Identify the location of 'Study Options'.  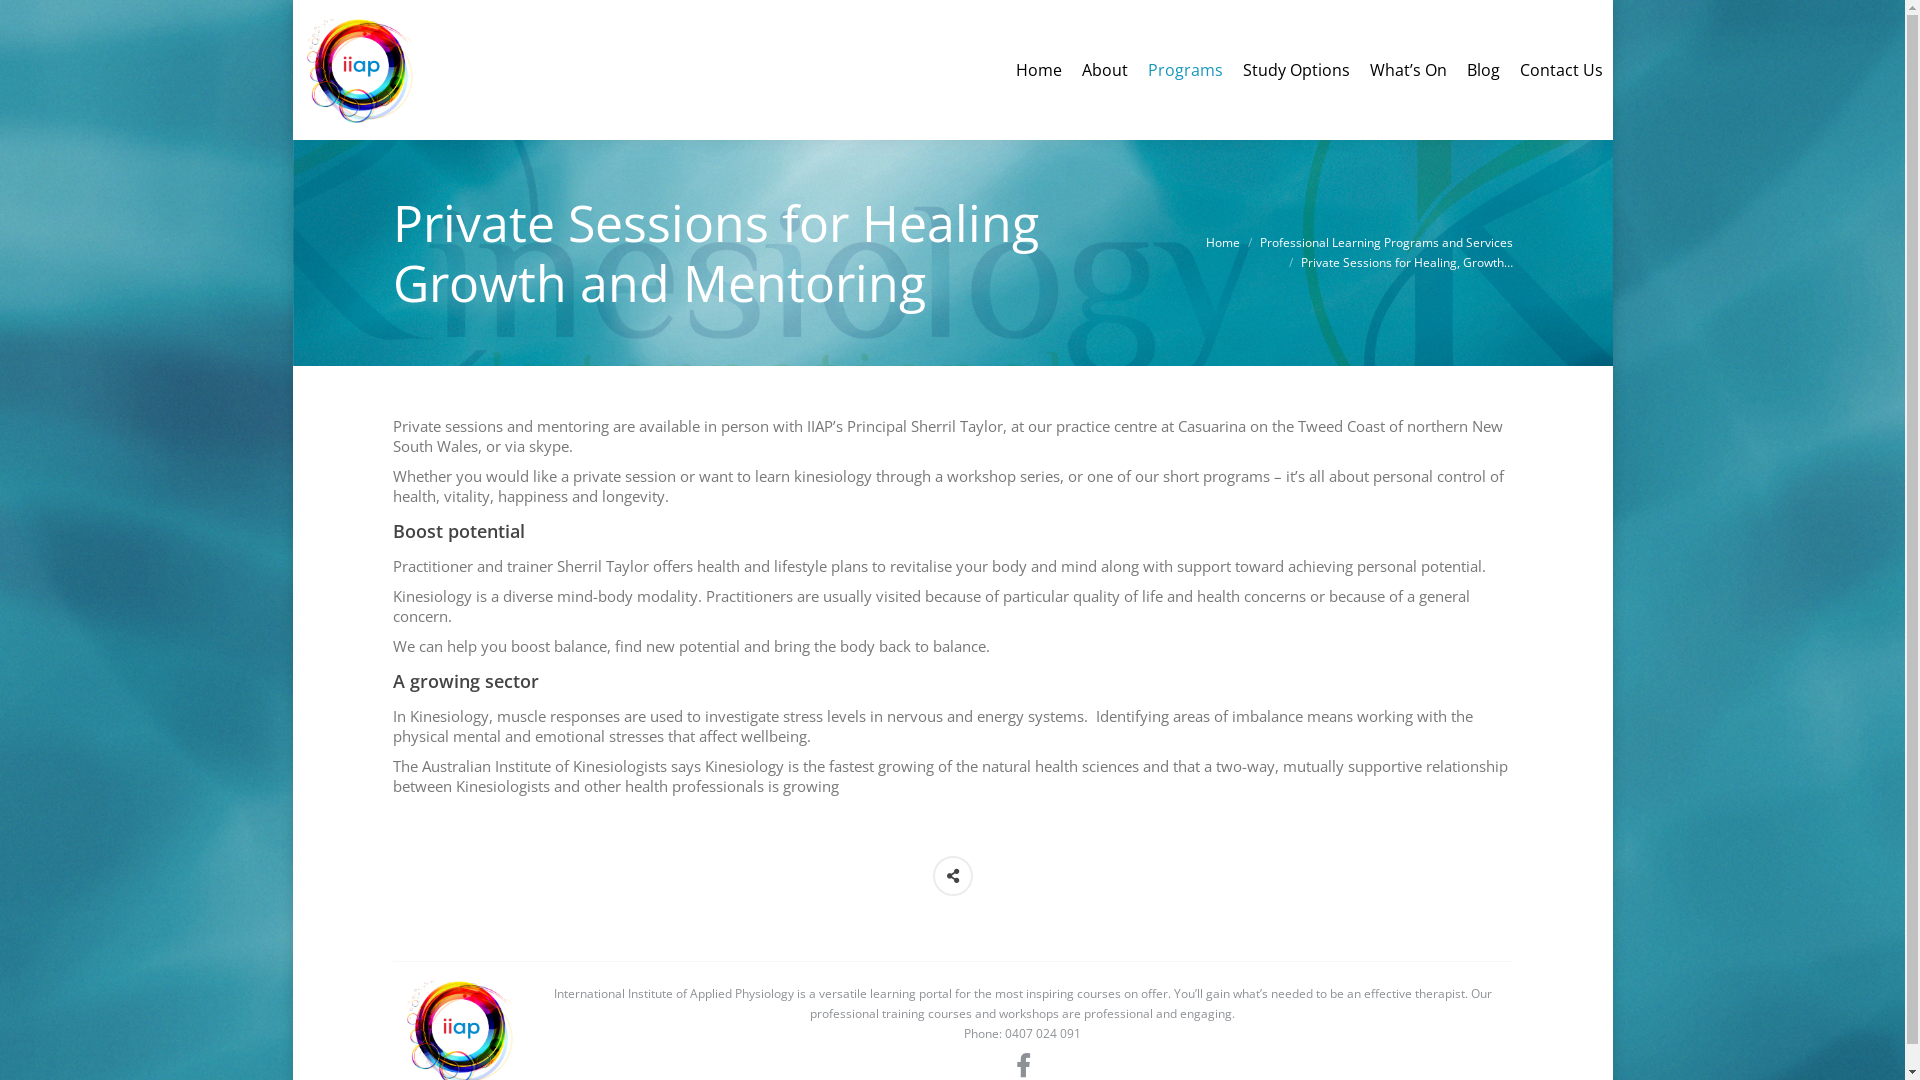
(1295, 68).